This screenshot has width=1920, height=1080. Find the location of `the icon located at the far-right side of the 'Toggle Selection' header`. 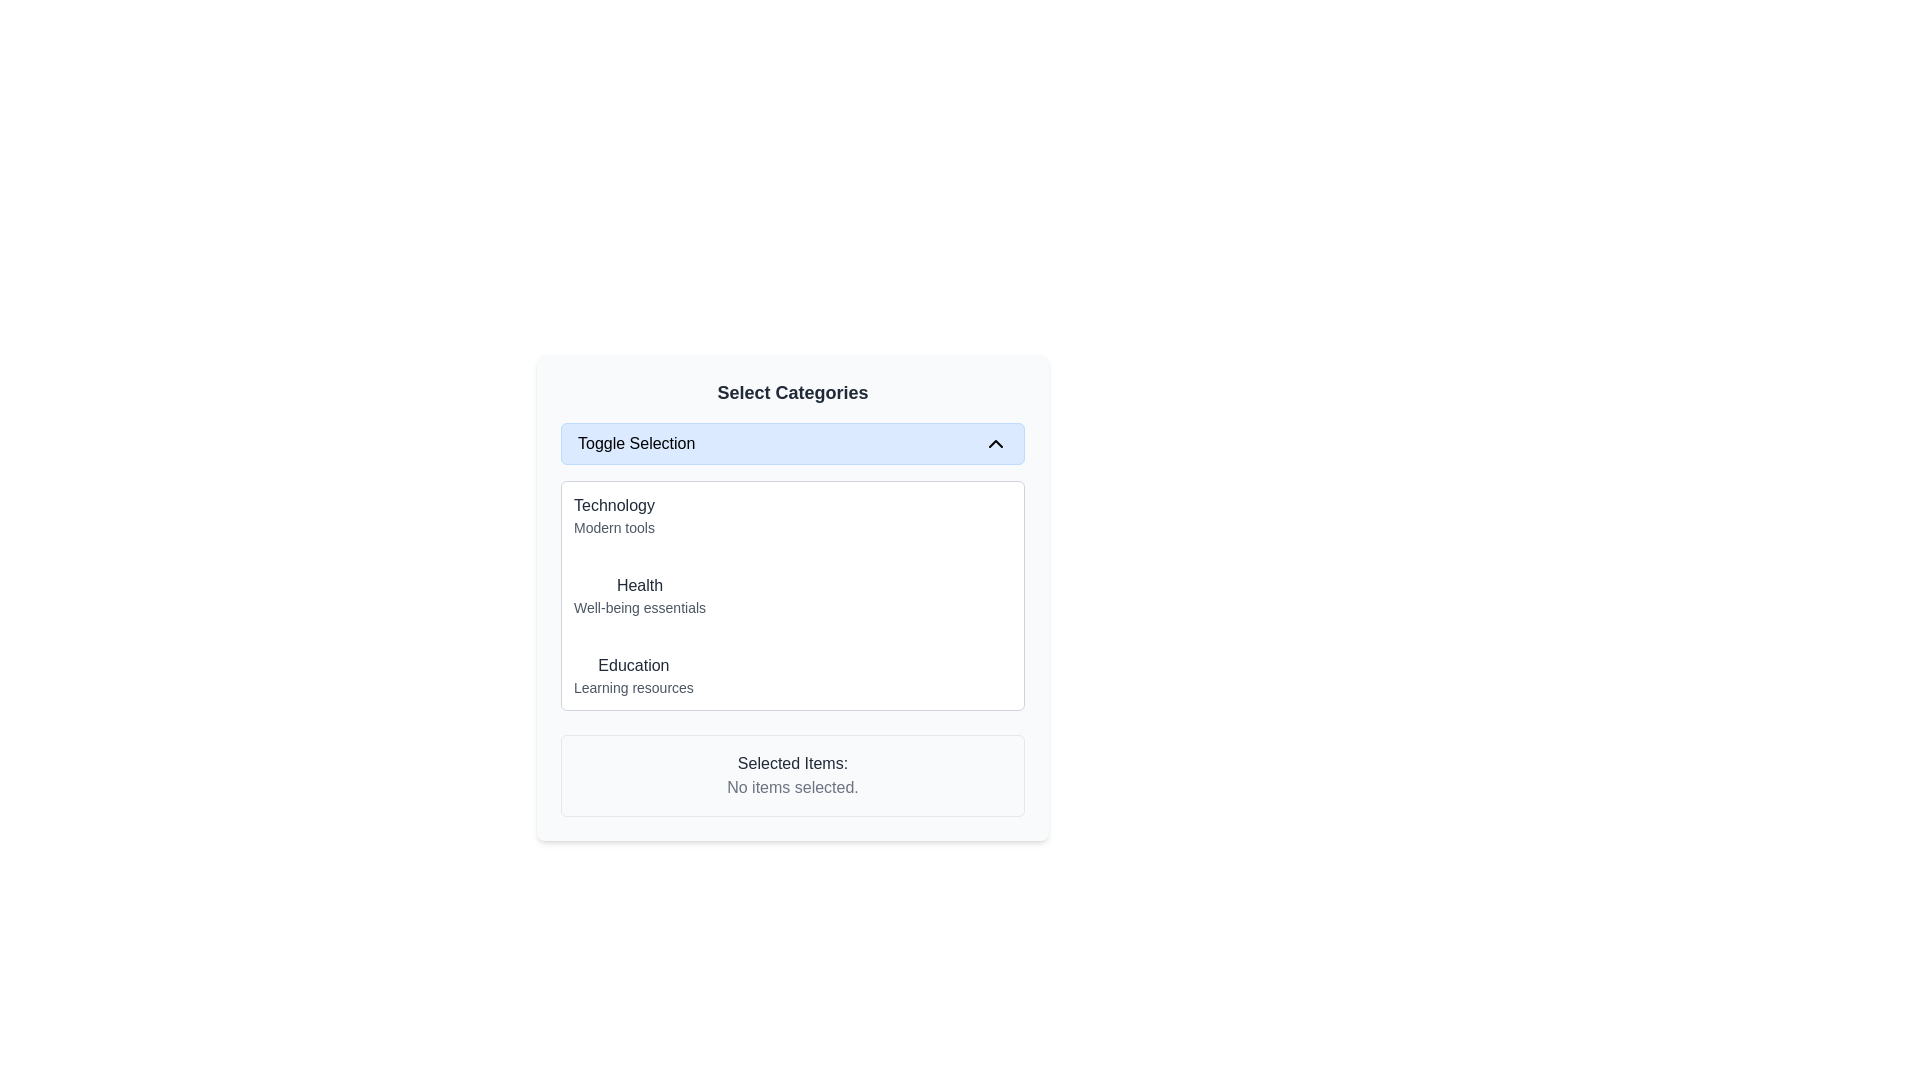

the icon located at the far-right side of the 'Toggle Selection' header is located at coordinates (996, 442).